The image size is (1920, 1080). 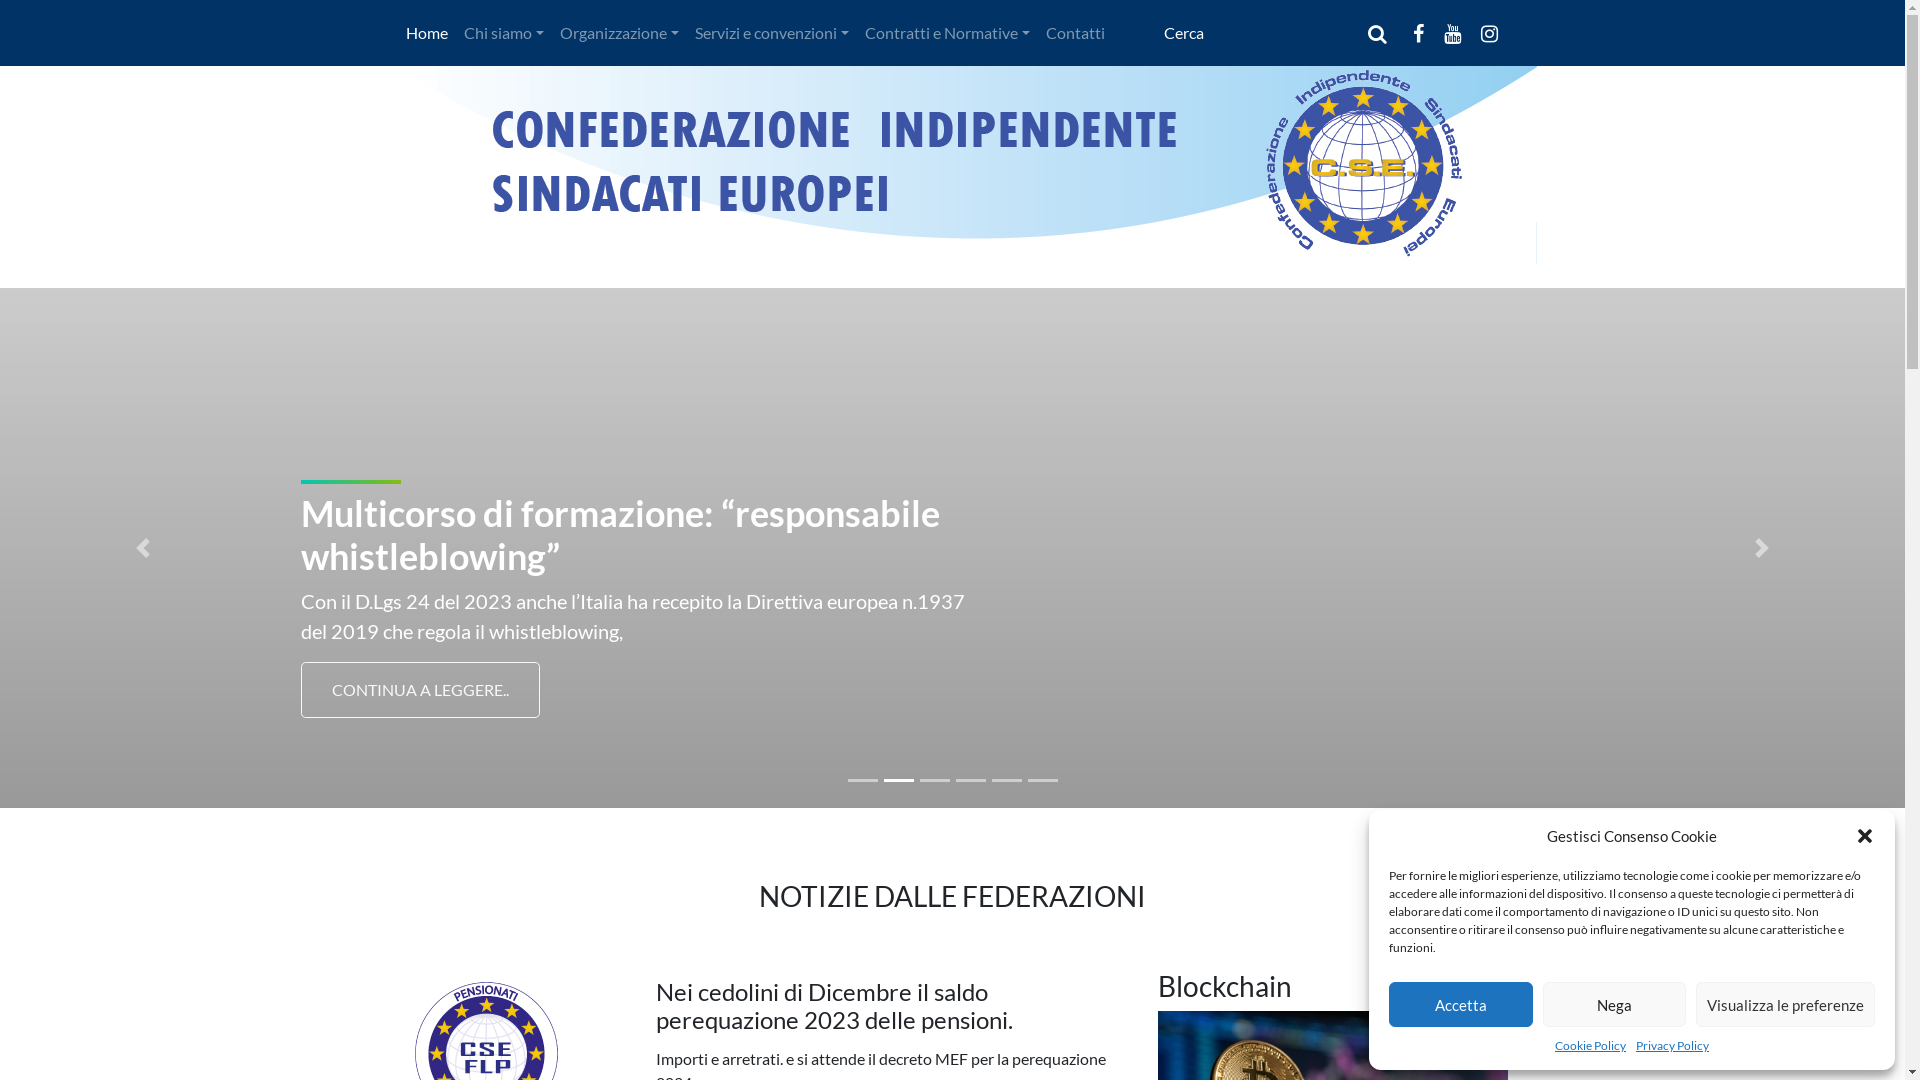 What do you see at coordinates (1785, 1004) in the screenshot?
I see `'Visualizza le preferenze'` at bounding box center [1785, 1004].